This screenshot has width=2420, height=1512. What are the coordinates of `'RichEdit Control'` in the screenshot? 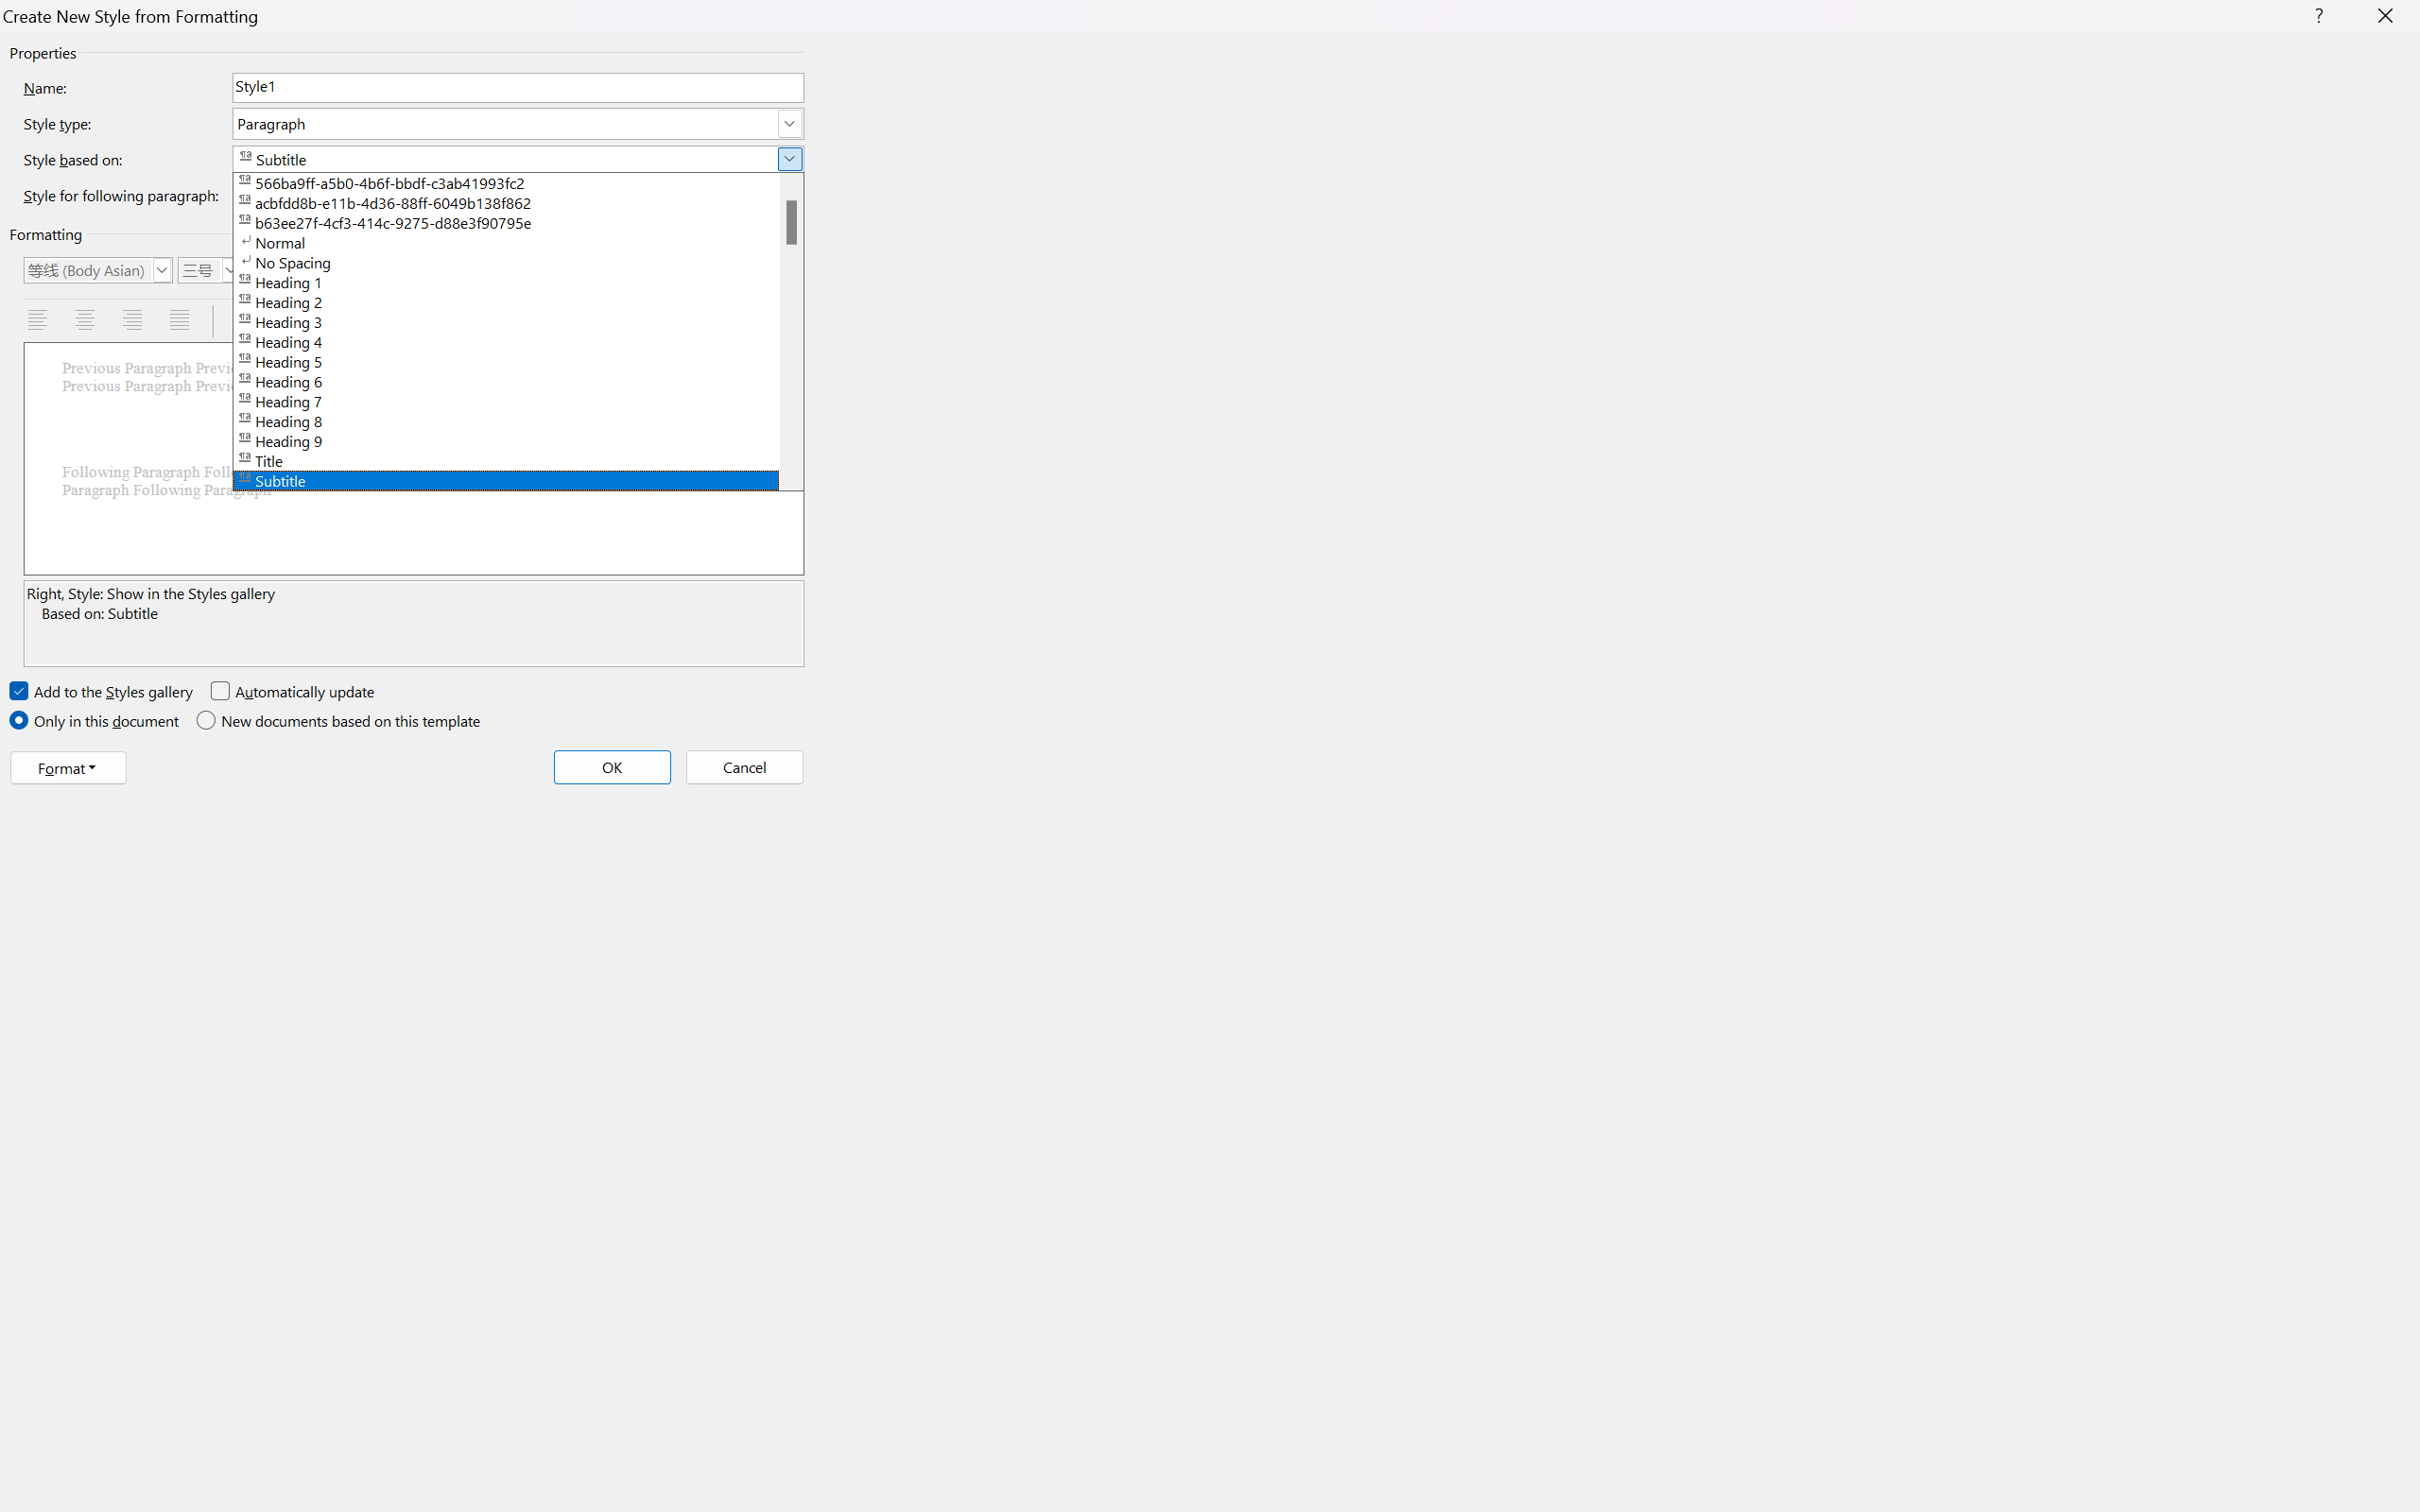 It's located at (519, 87).